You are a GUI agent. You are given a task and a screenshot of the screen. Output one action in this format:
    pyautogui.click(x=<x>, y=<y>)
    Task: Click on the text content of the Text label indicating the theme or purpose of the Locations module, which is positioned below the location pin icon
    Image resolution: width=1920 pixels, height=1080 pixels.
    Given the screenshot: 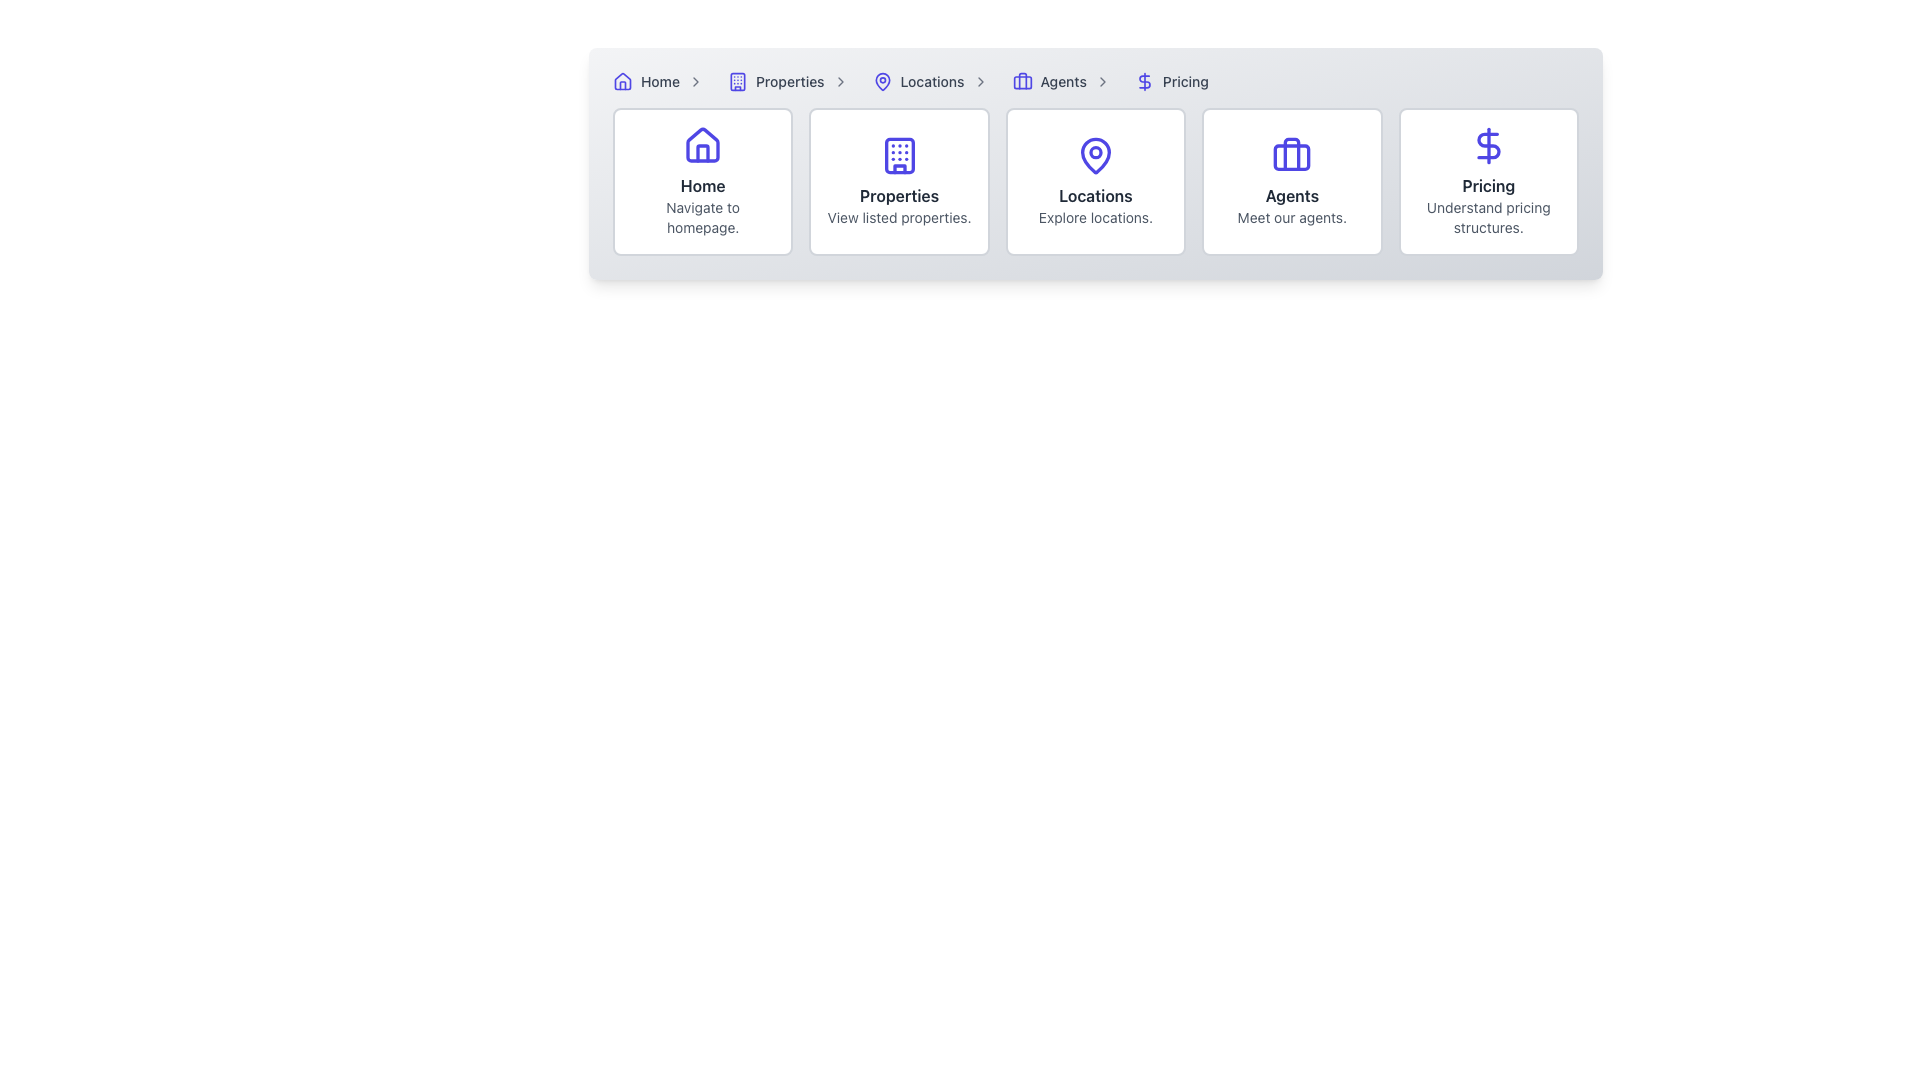 What is the action you would take?
    pyautogui.click(x=1094, y=196)
    